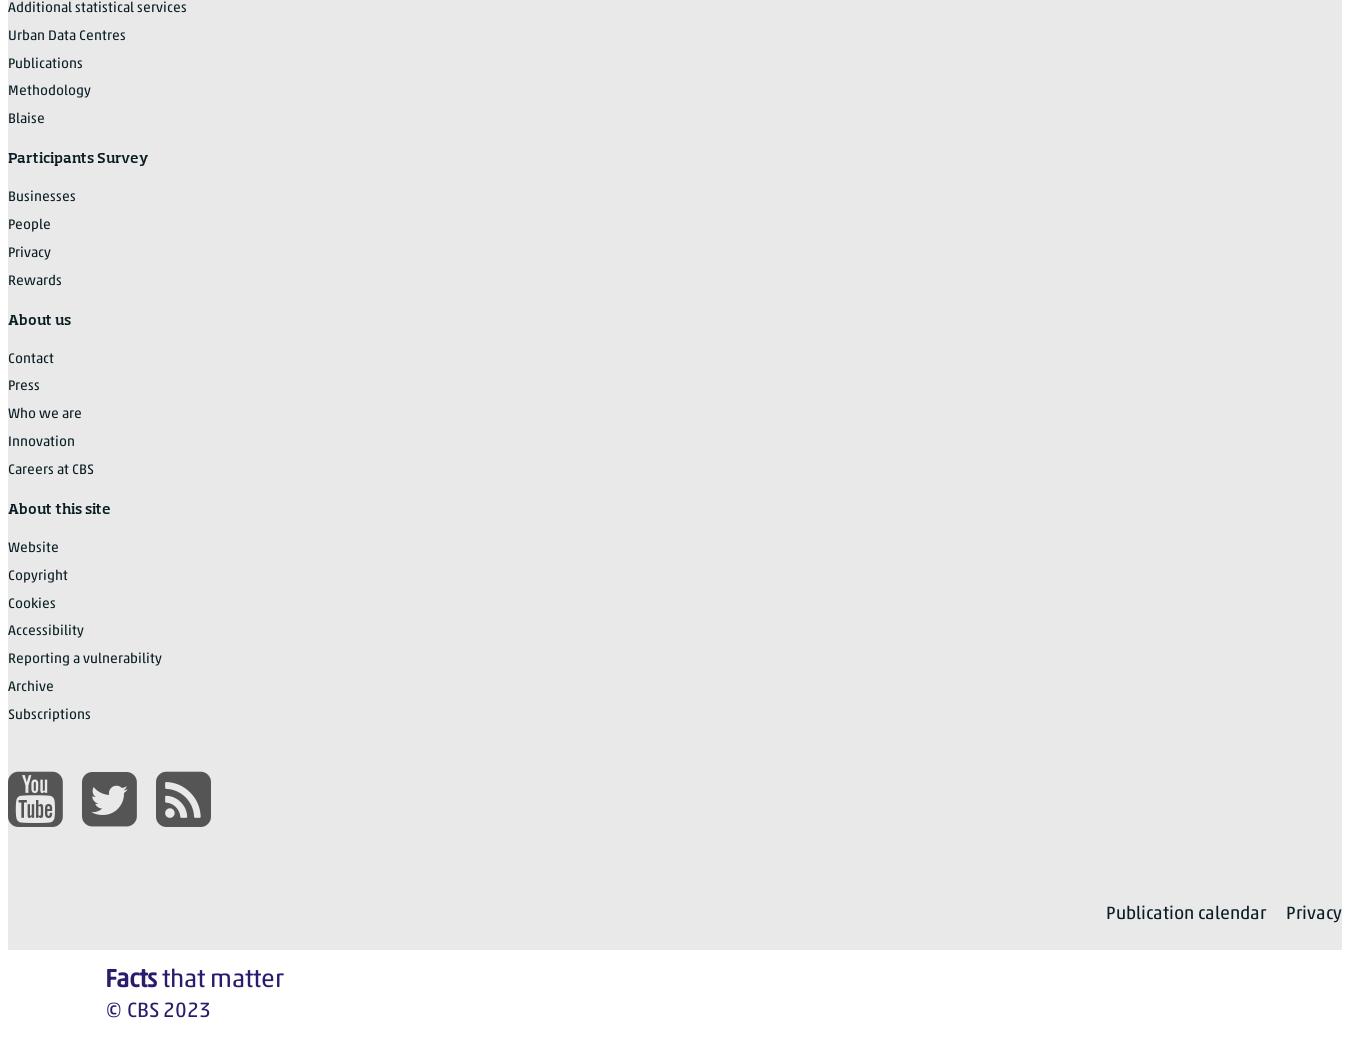  I want to click on 'About this site', so click(59, 508).